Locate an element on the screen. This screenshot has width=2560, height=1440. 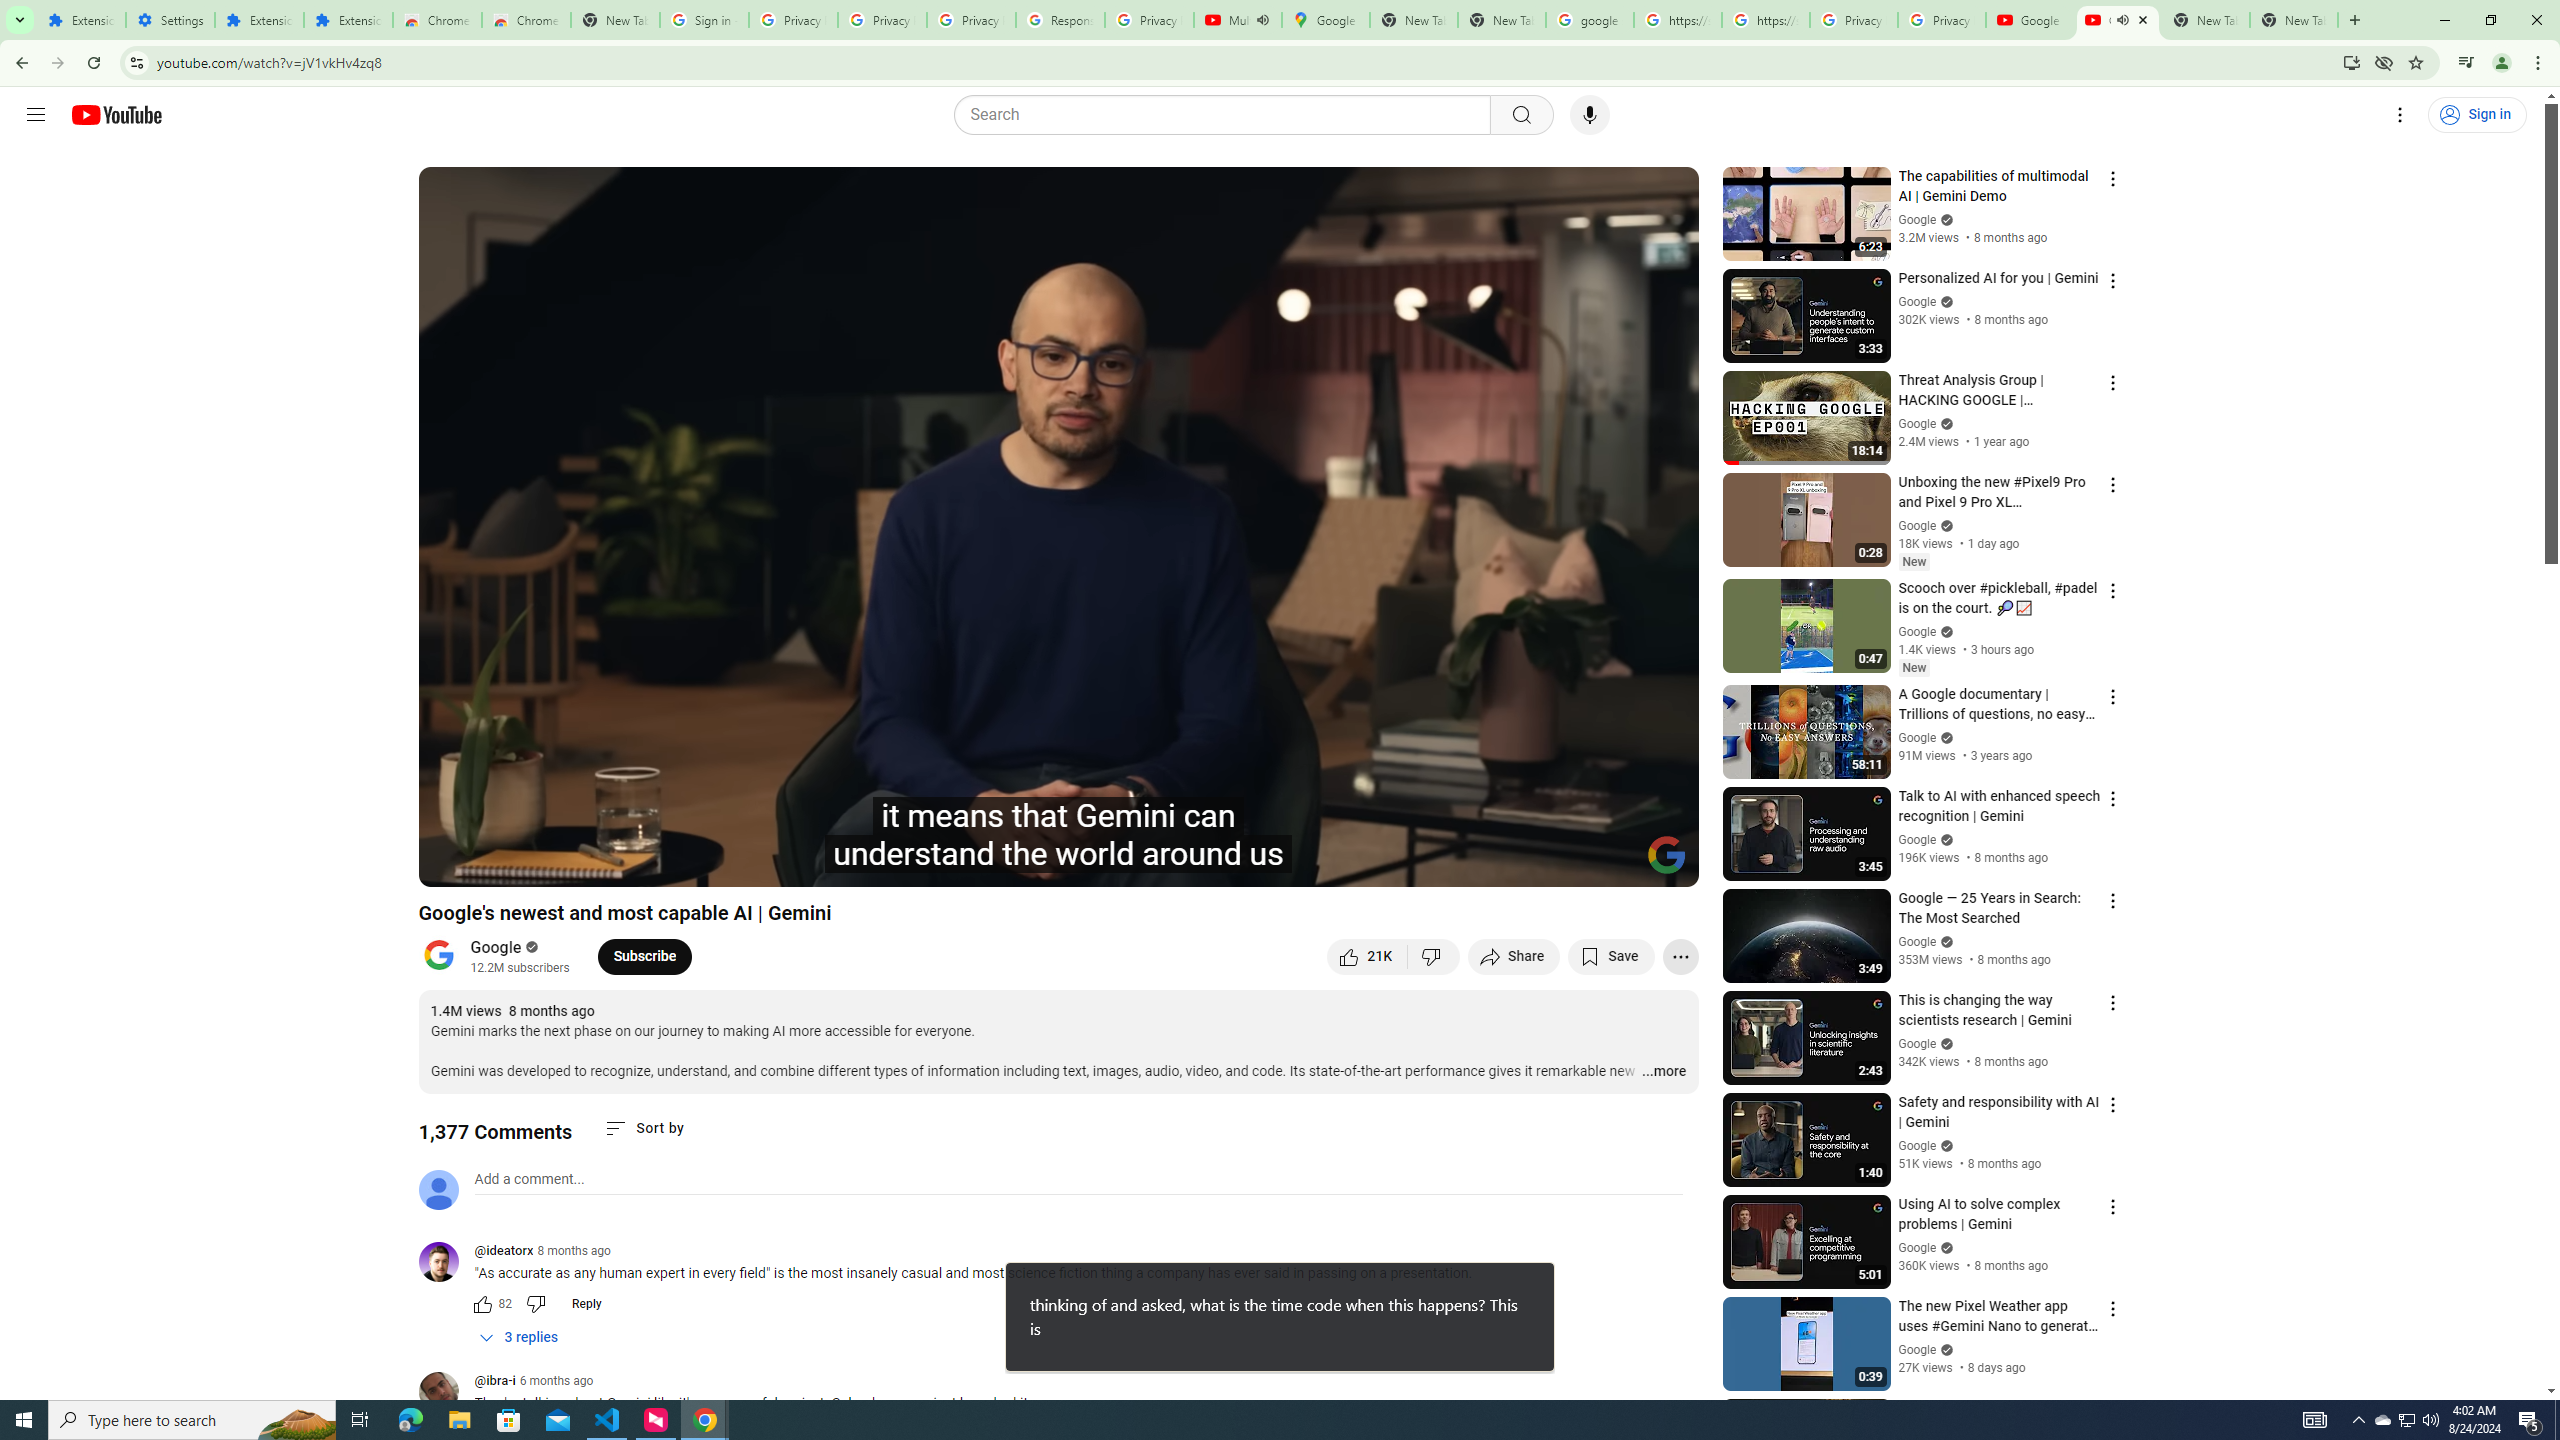
'More actions' is located at coordinates (1679, 955).